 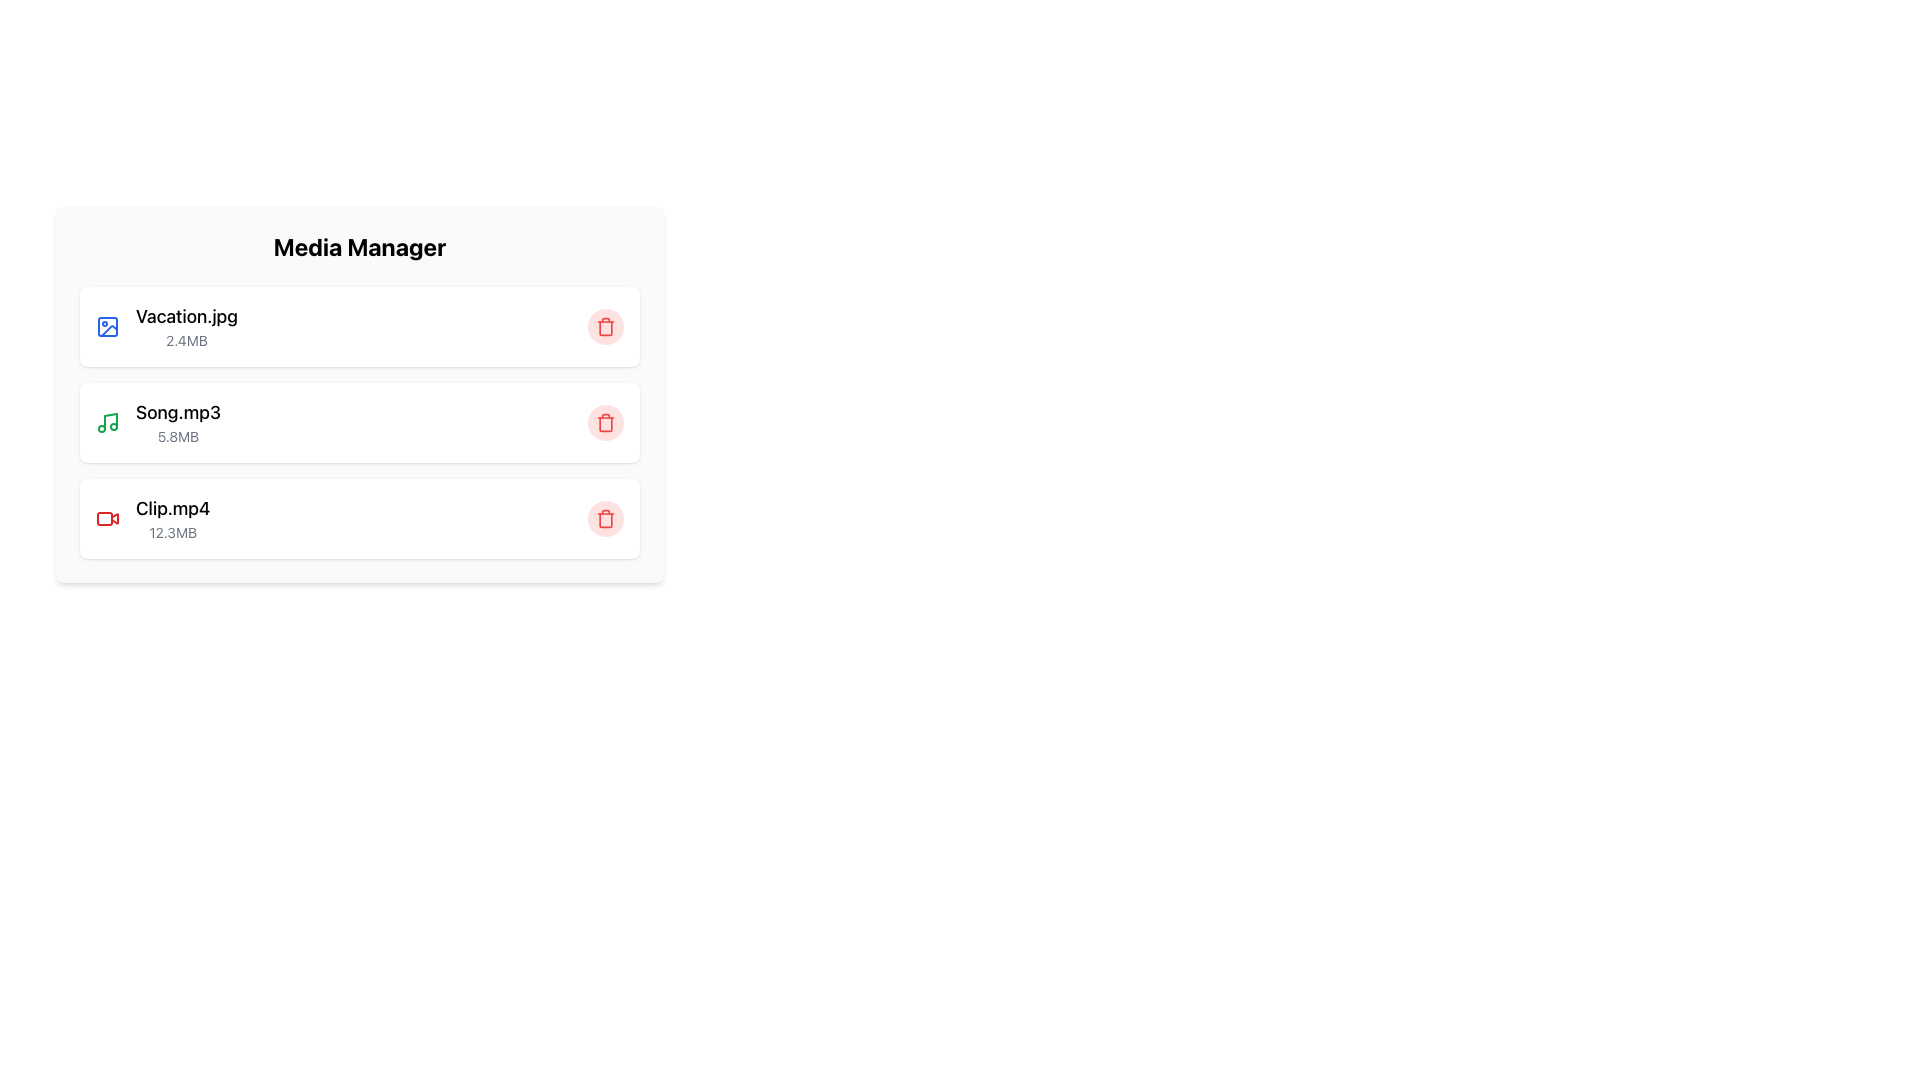 I want to click on the text label that displays the file size information for 'Vacation.jpg', located directly below the file name in the first row of the file listing, so click(x=187, y=339).